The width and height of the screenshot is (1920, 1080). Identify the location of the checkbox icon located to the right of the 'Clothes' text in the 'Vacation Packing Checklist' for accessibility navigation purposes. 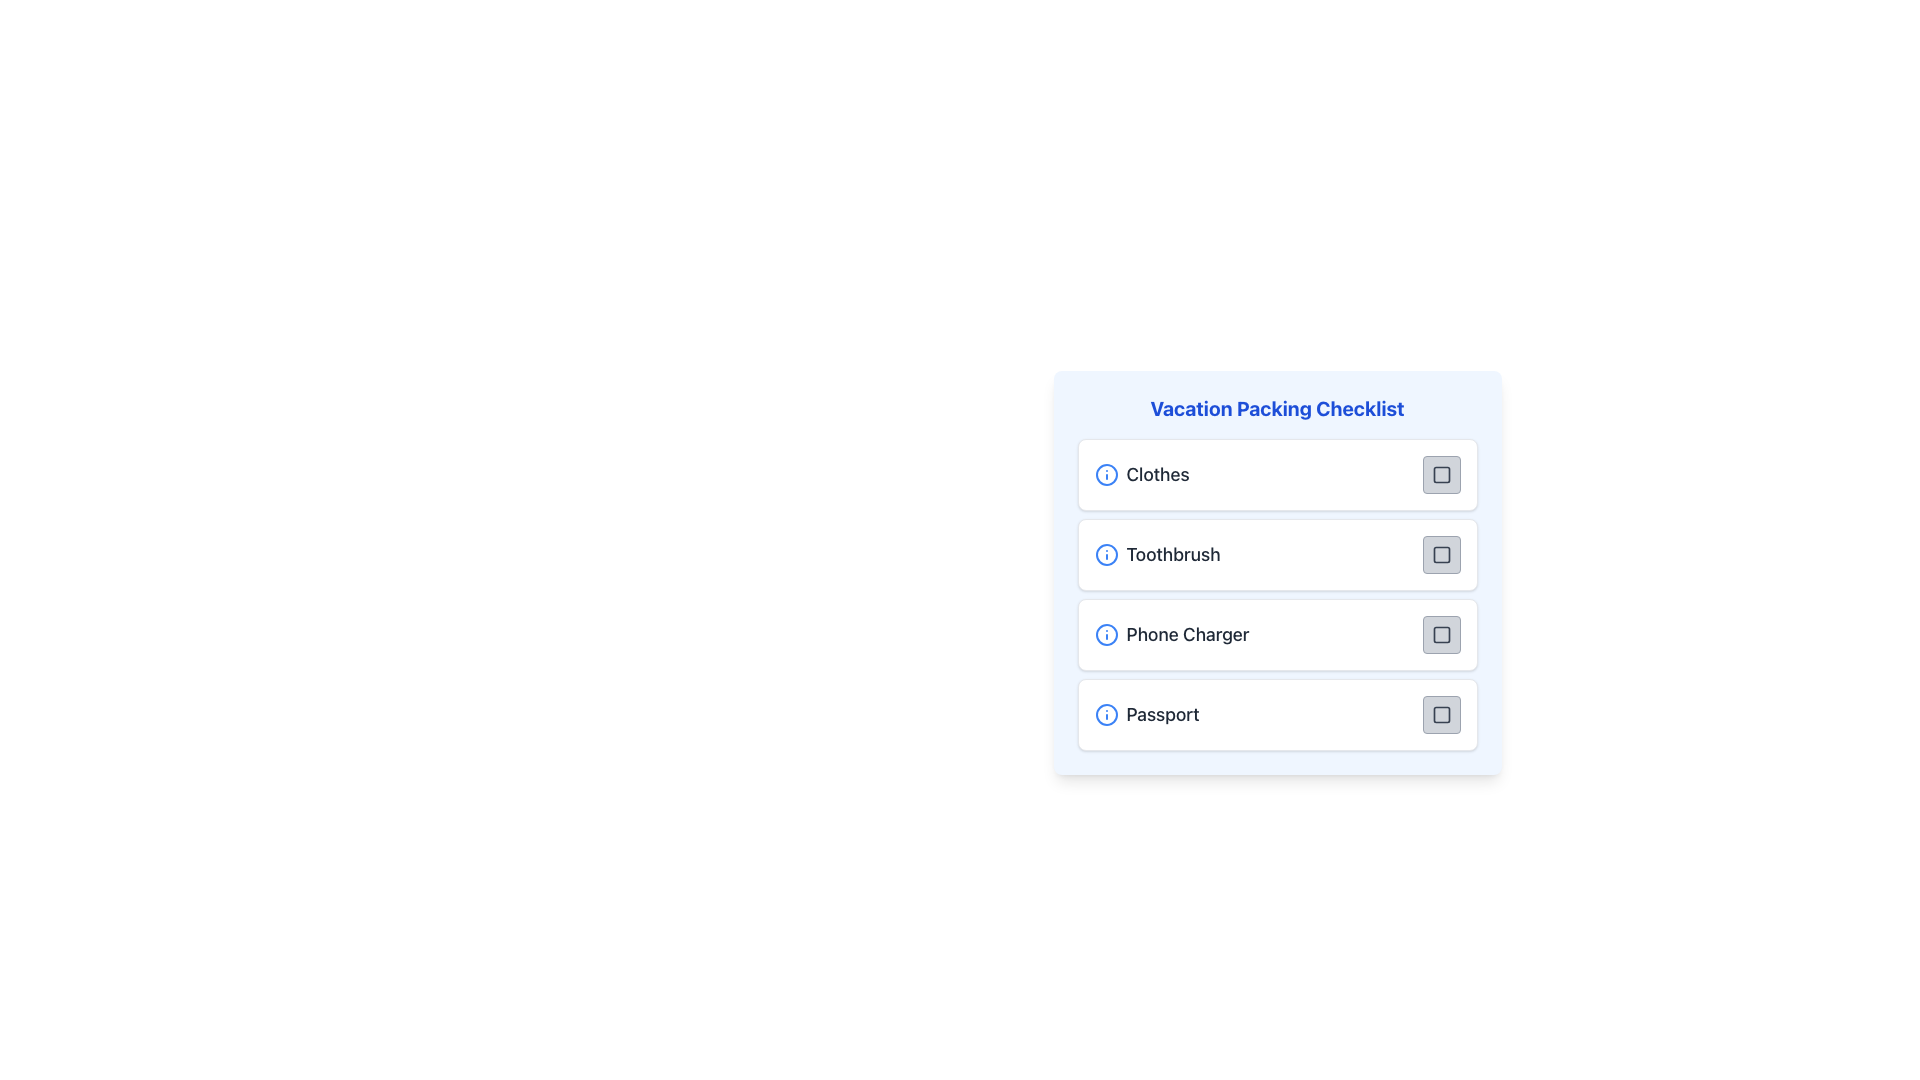
(1441, 474).